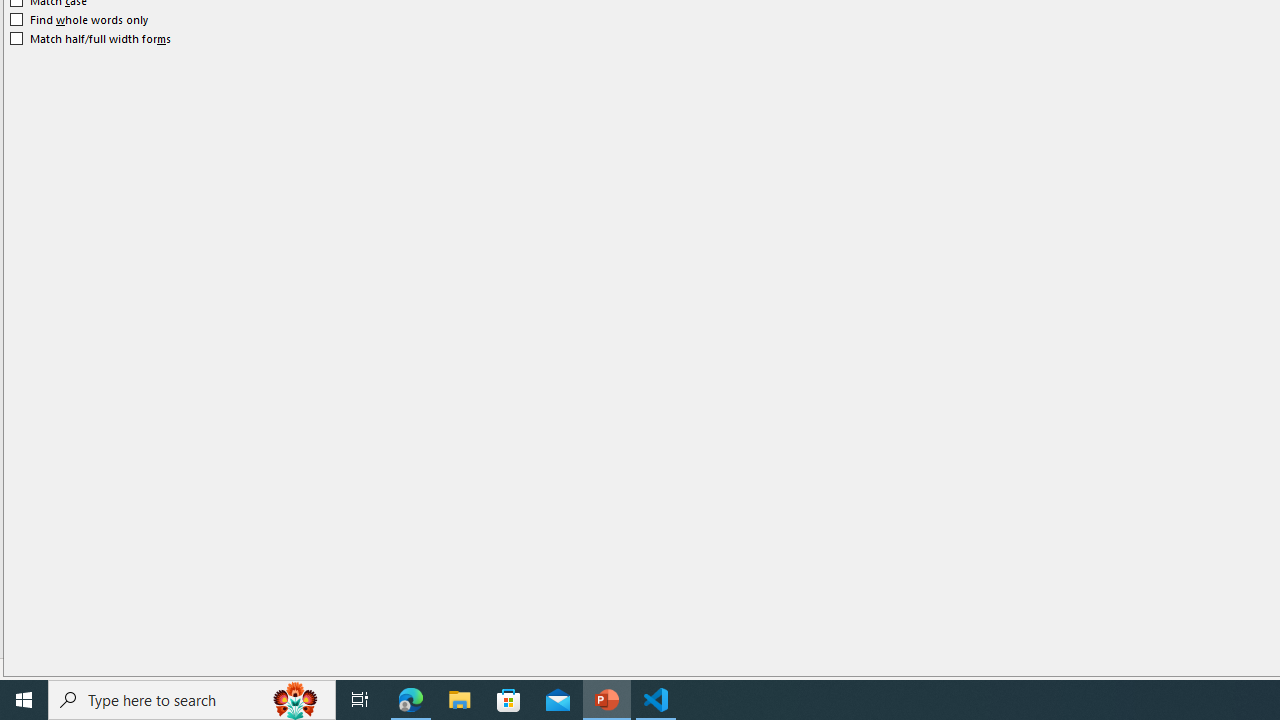  What do you see at coordinates (80, 20) in the screenshot?
I see `'Find whole words only'` at bounding box center [80, 20].